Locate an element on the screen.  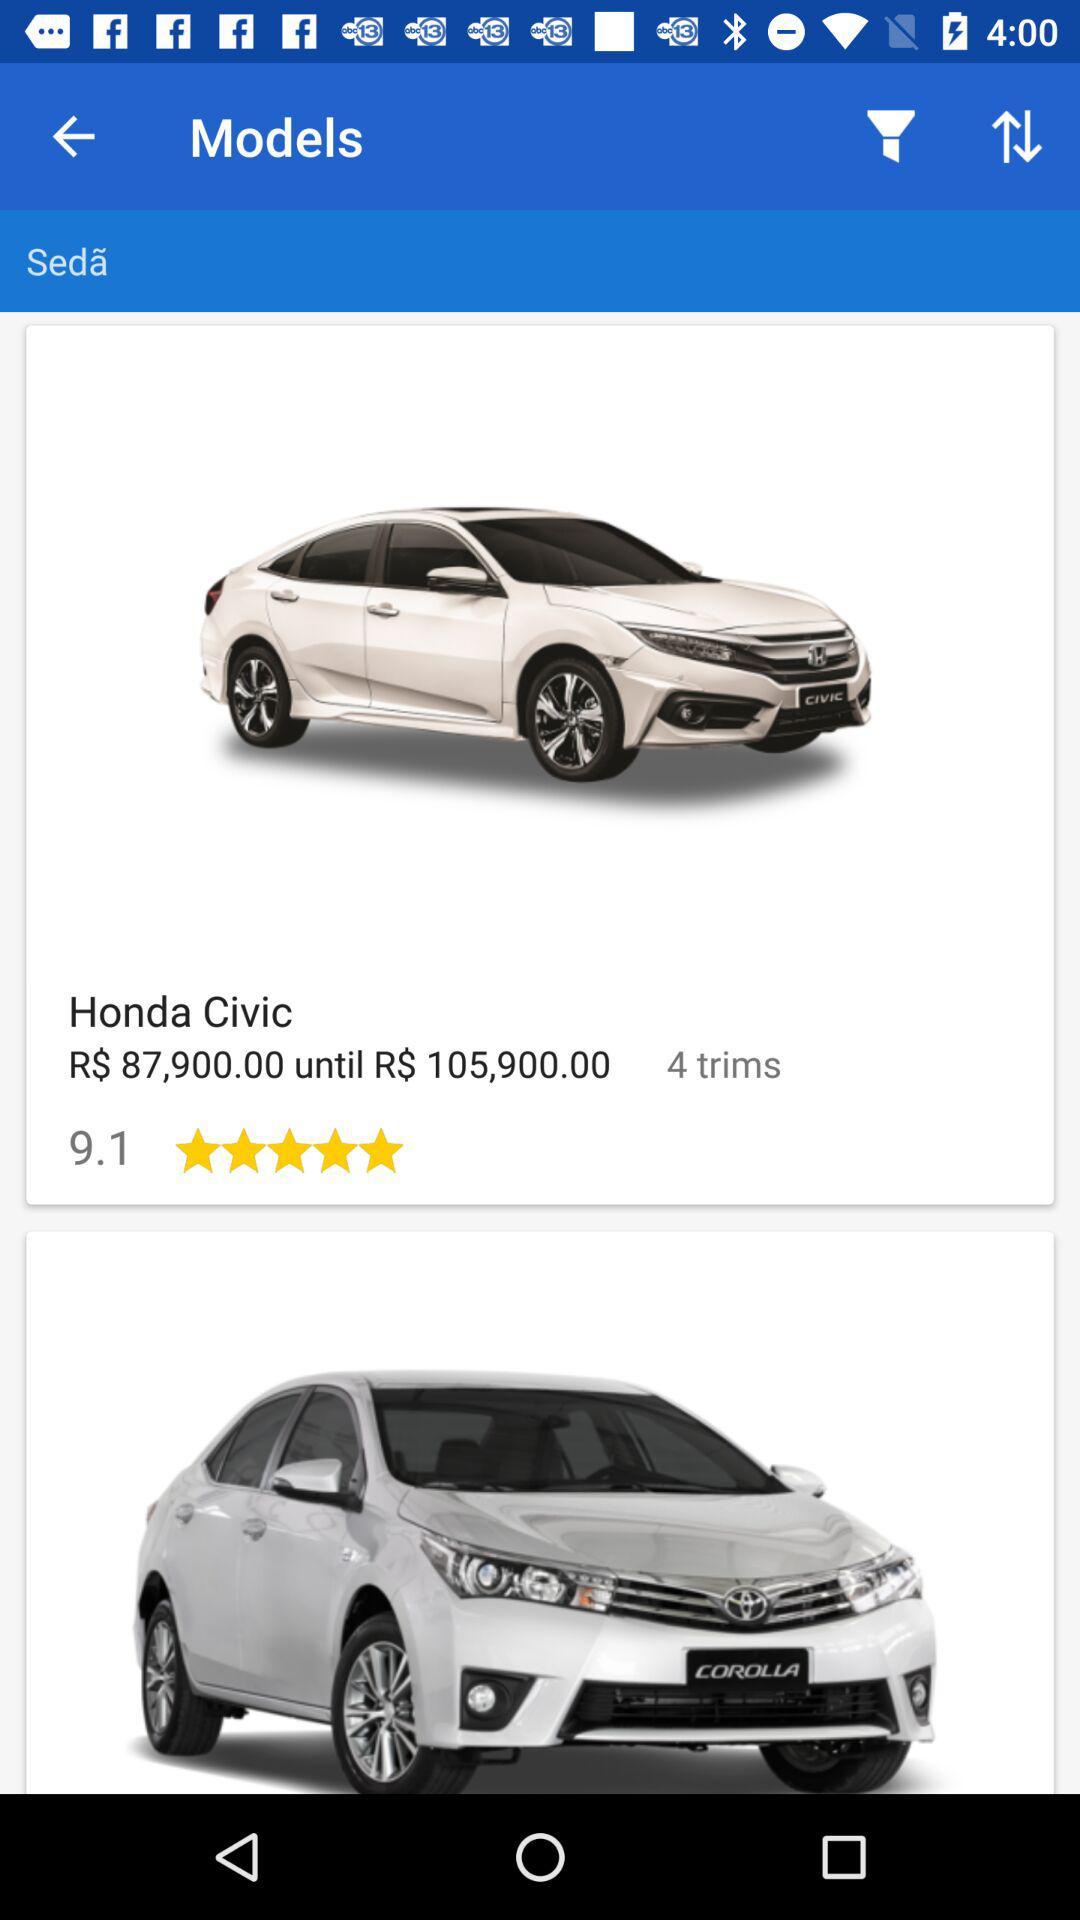
the item to the right of the models icon is located at coordinates (890, 135).